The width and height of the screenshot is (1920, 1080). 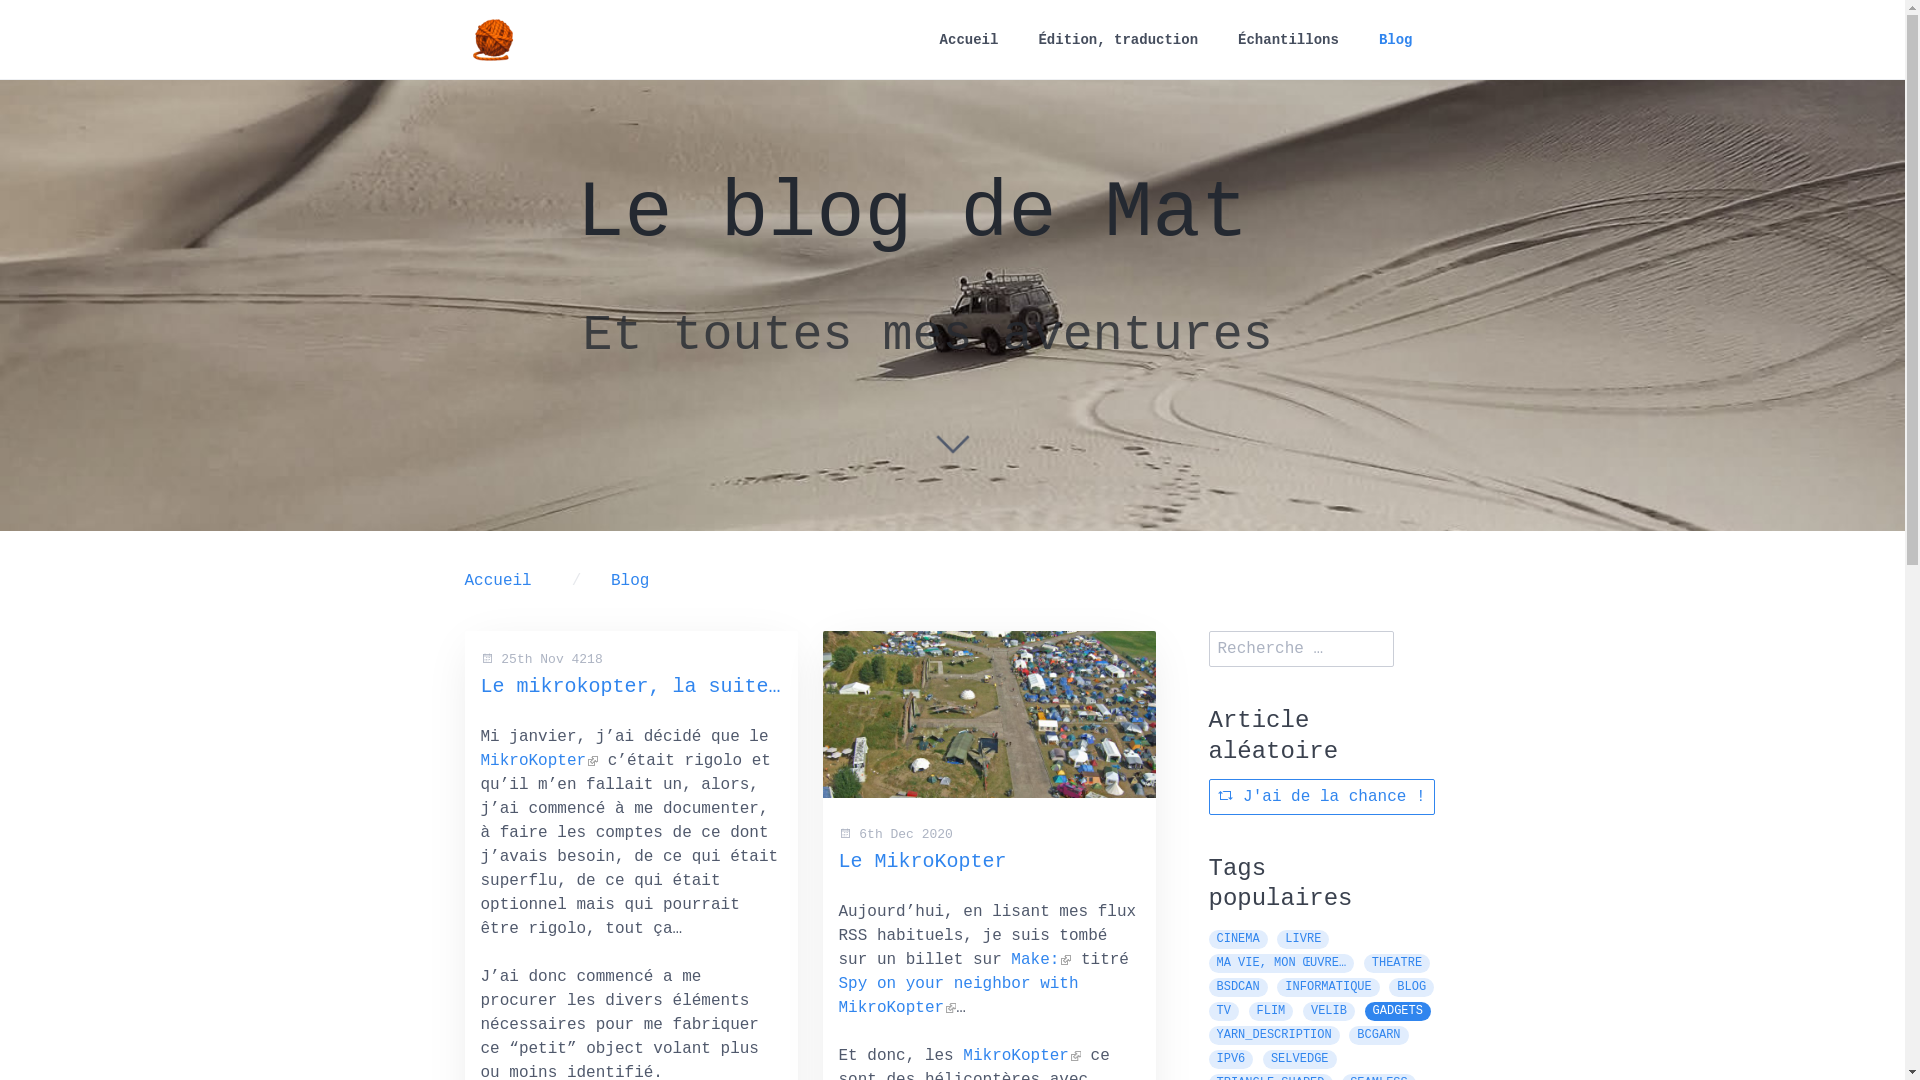 I want to click on 'LIVRE', so click(x=1302, y=939).